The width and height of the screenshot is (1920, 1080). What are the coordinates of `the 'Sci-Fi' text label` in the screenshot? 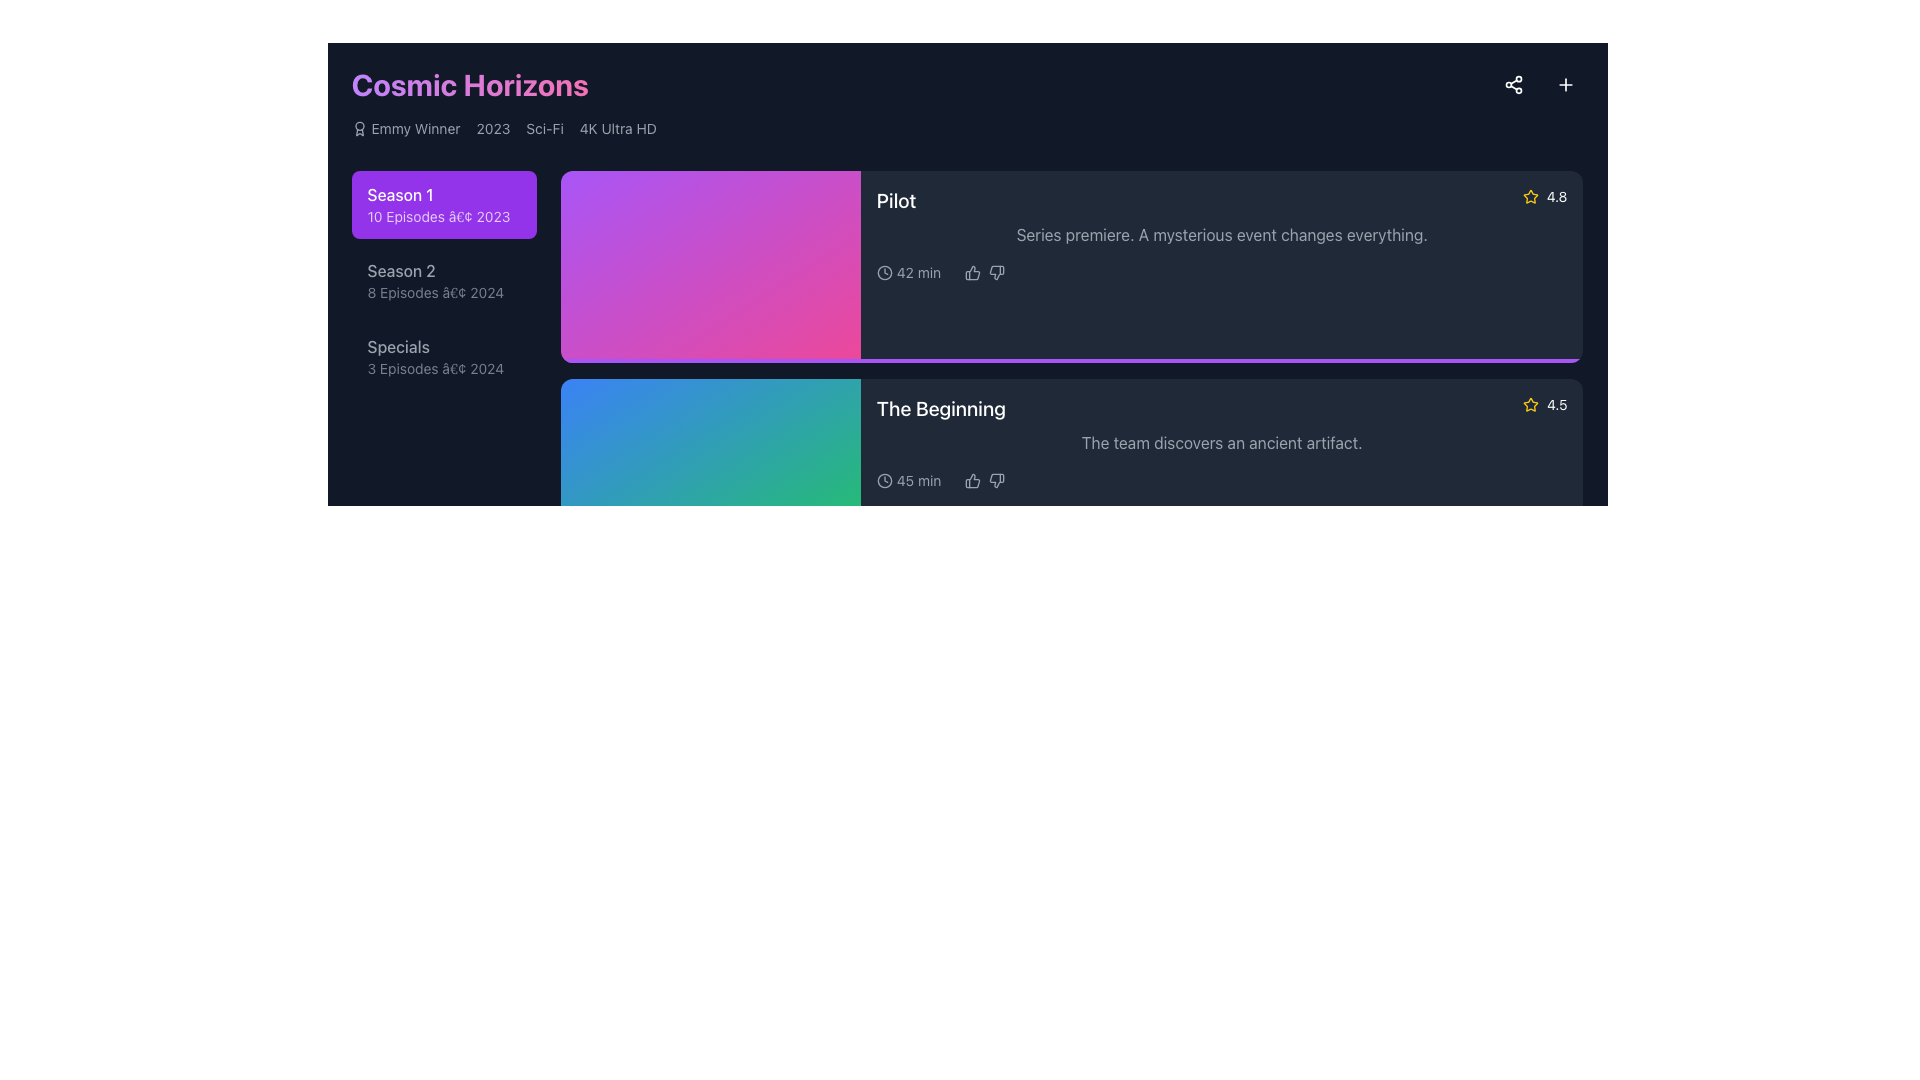 It's located at (545, 128).